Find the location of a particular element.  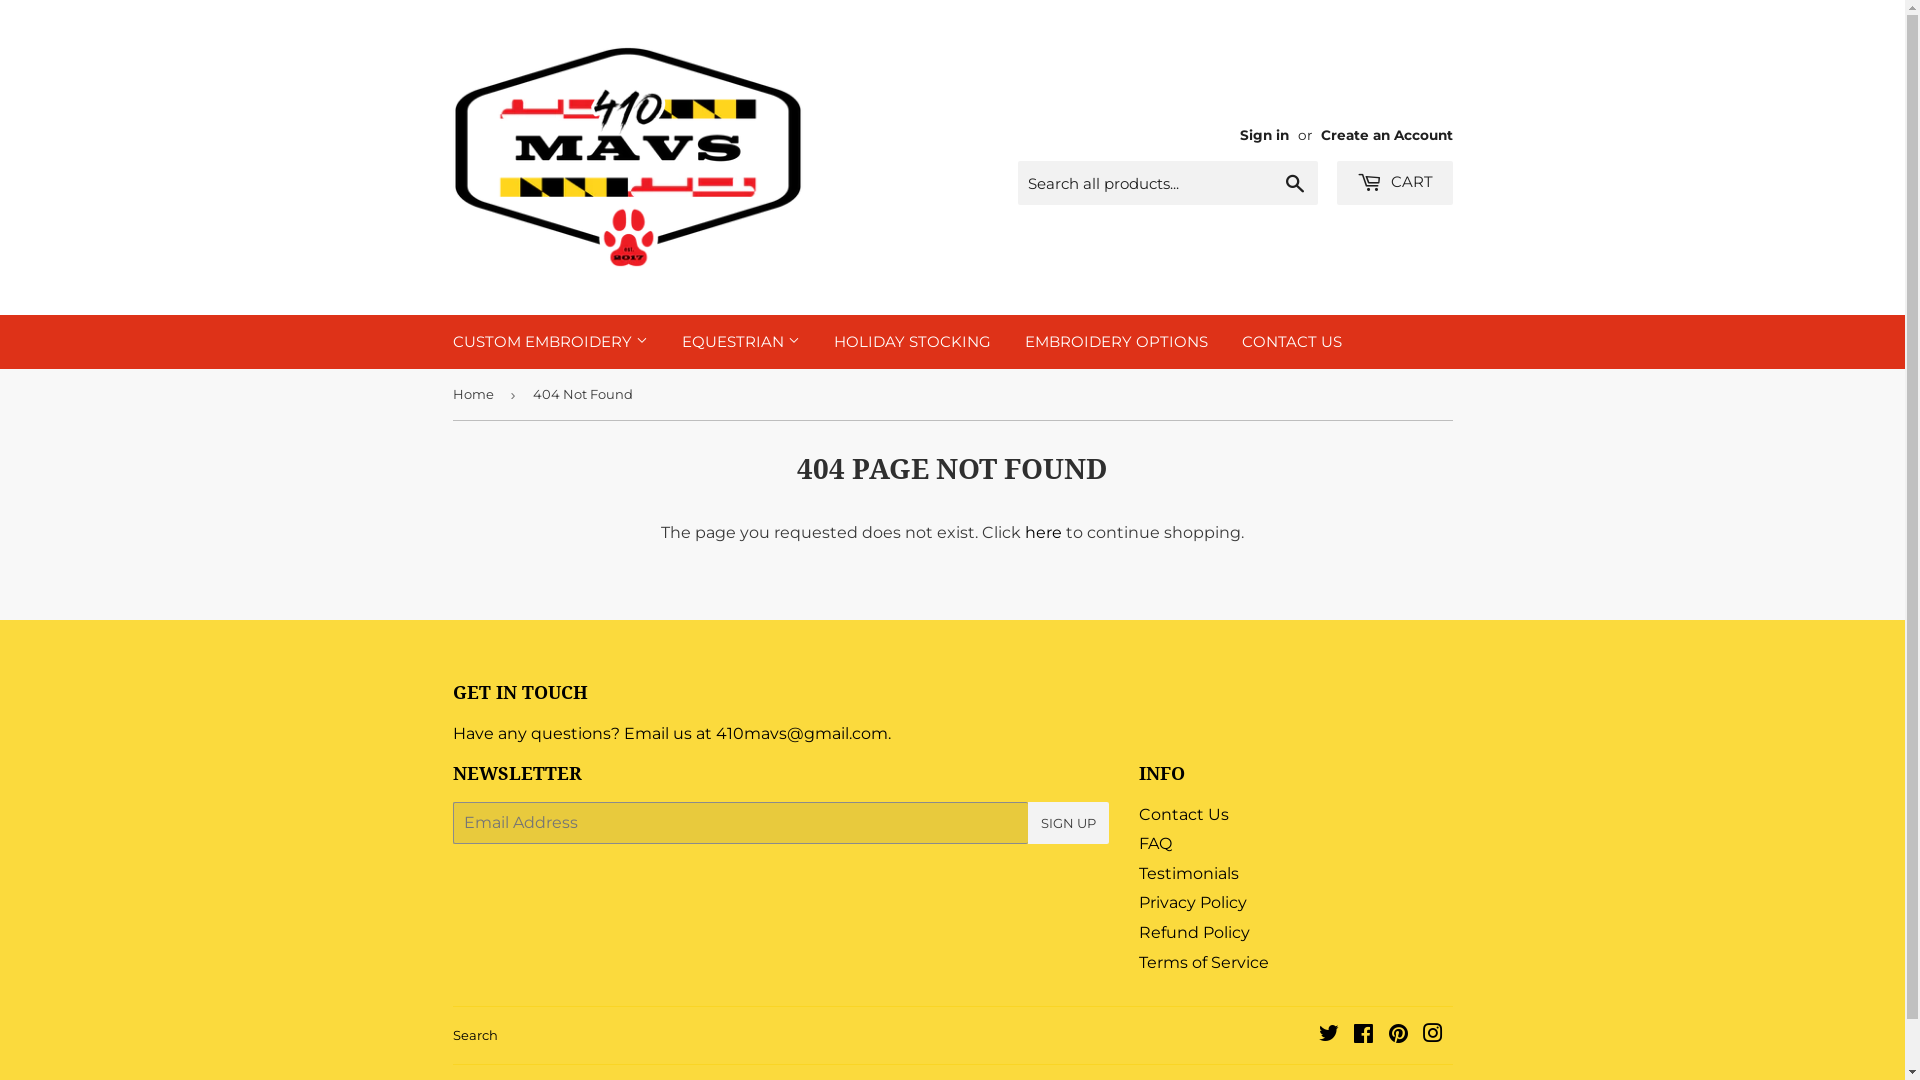

'Twitter' is located at coordinates (1318, 1035).